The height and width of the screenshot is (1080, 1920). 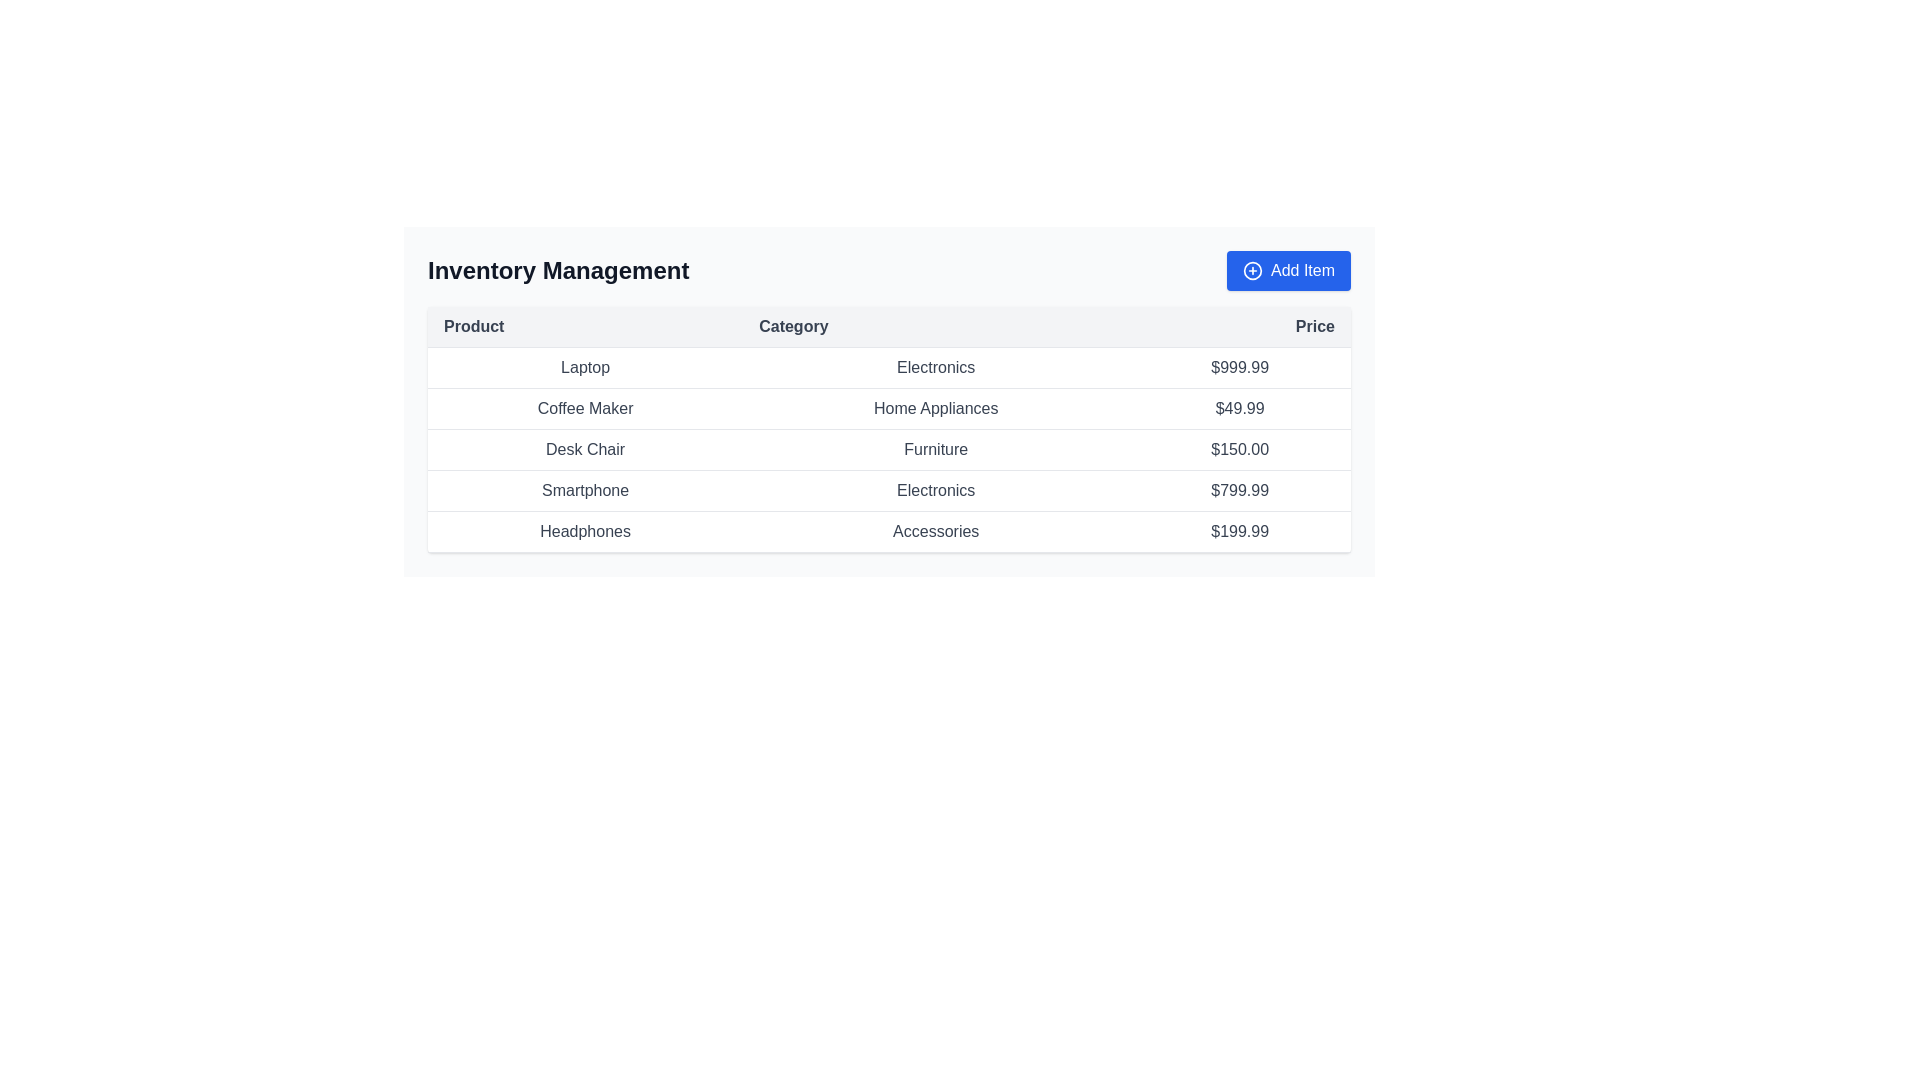 What do you see at coordinates (584, 407) in the screenshot?
I see `the 'Coffee Maker' text label in the second row of the table under the 'Product' column, which is aligned with similar entries and positioned to the left of 'Home Appliances'` at bounding box center [584, 407].